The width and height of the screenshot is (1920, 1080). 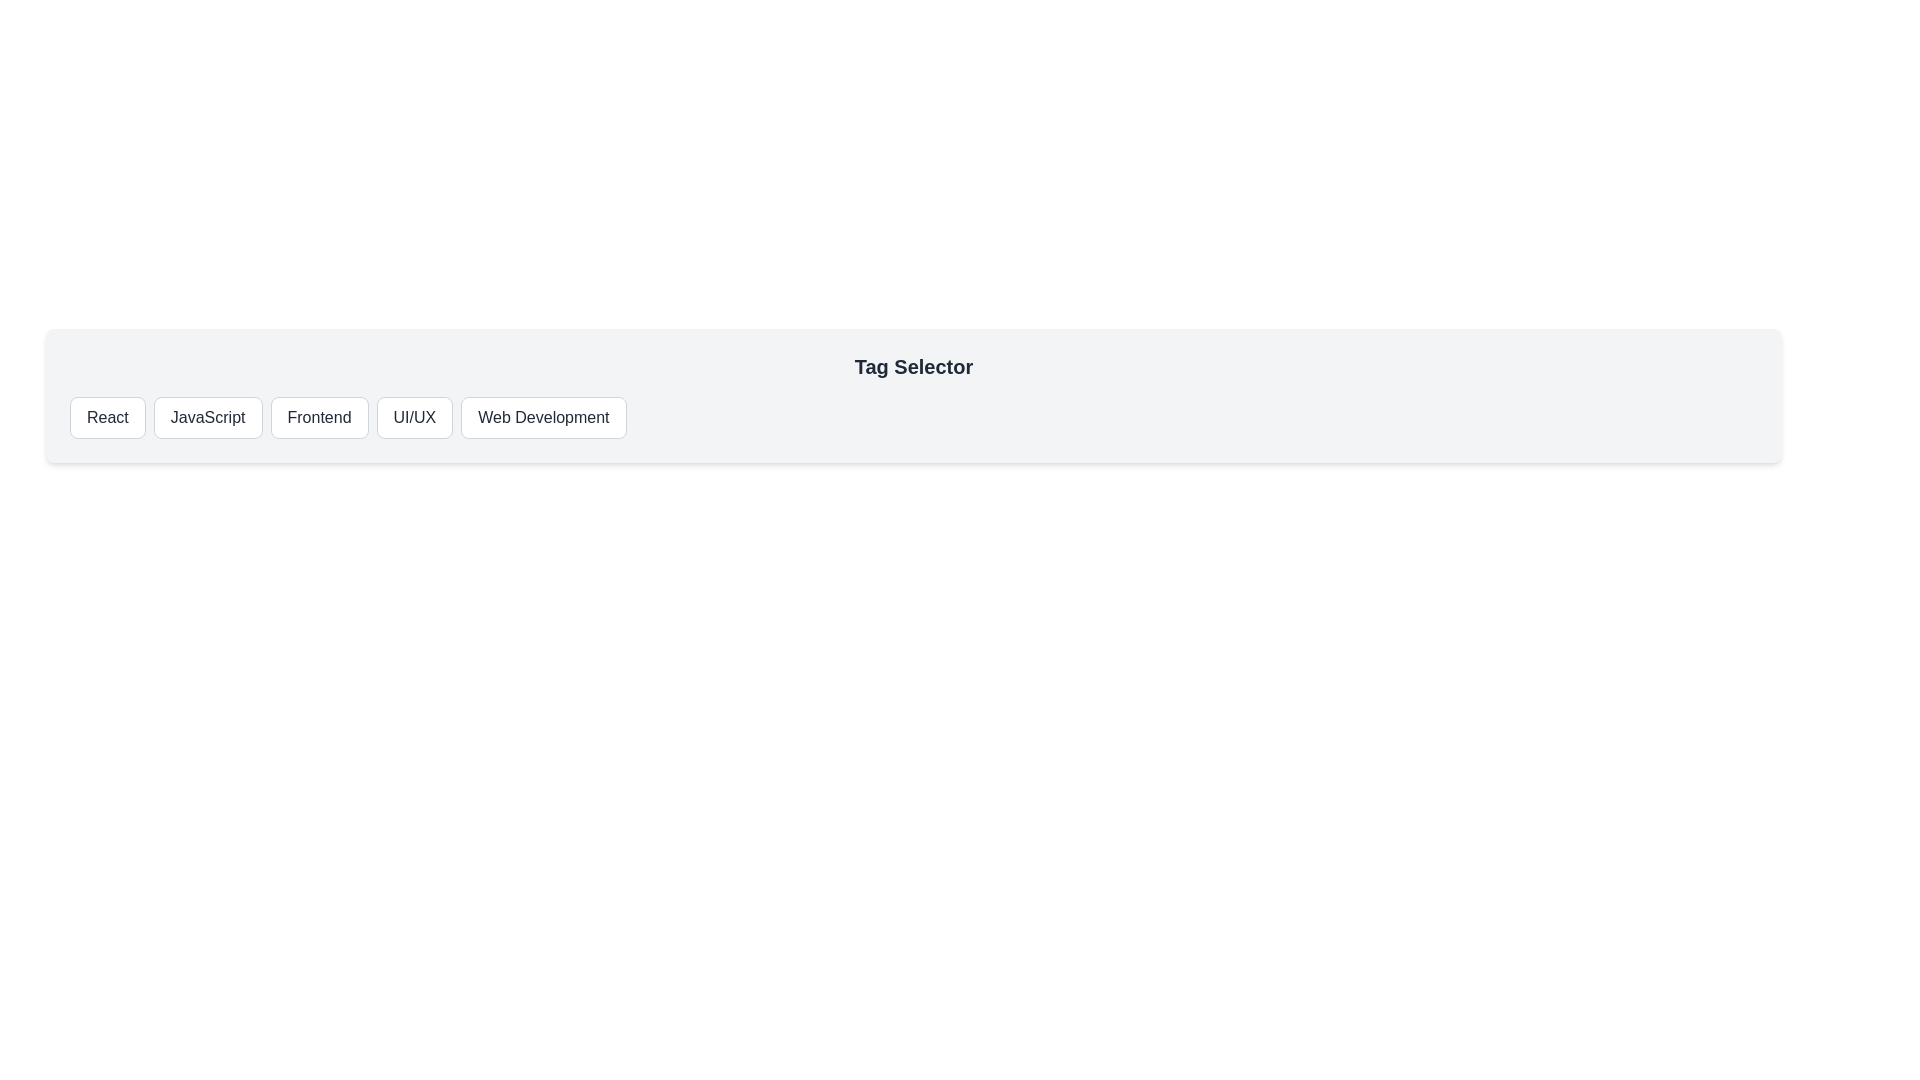 What do you see at coordinates (318, 416) in the screenshot?
I see `the Frontend button to observe the hover effect` at bounding box center [318, 416].